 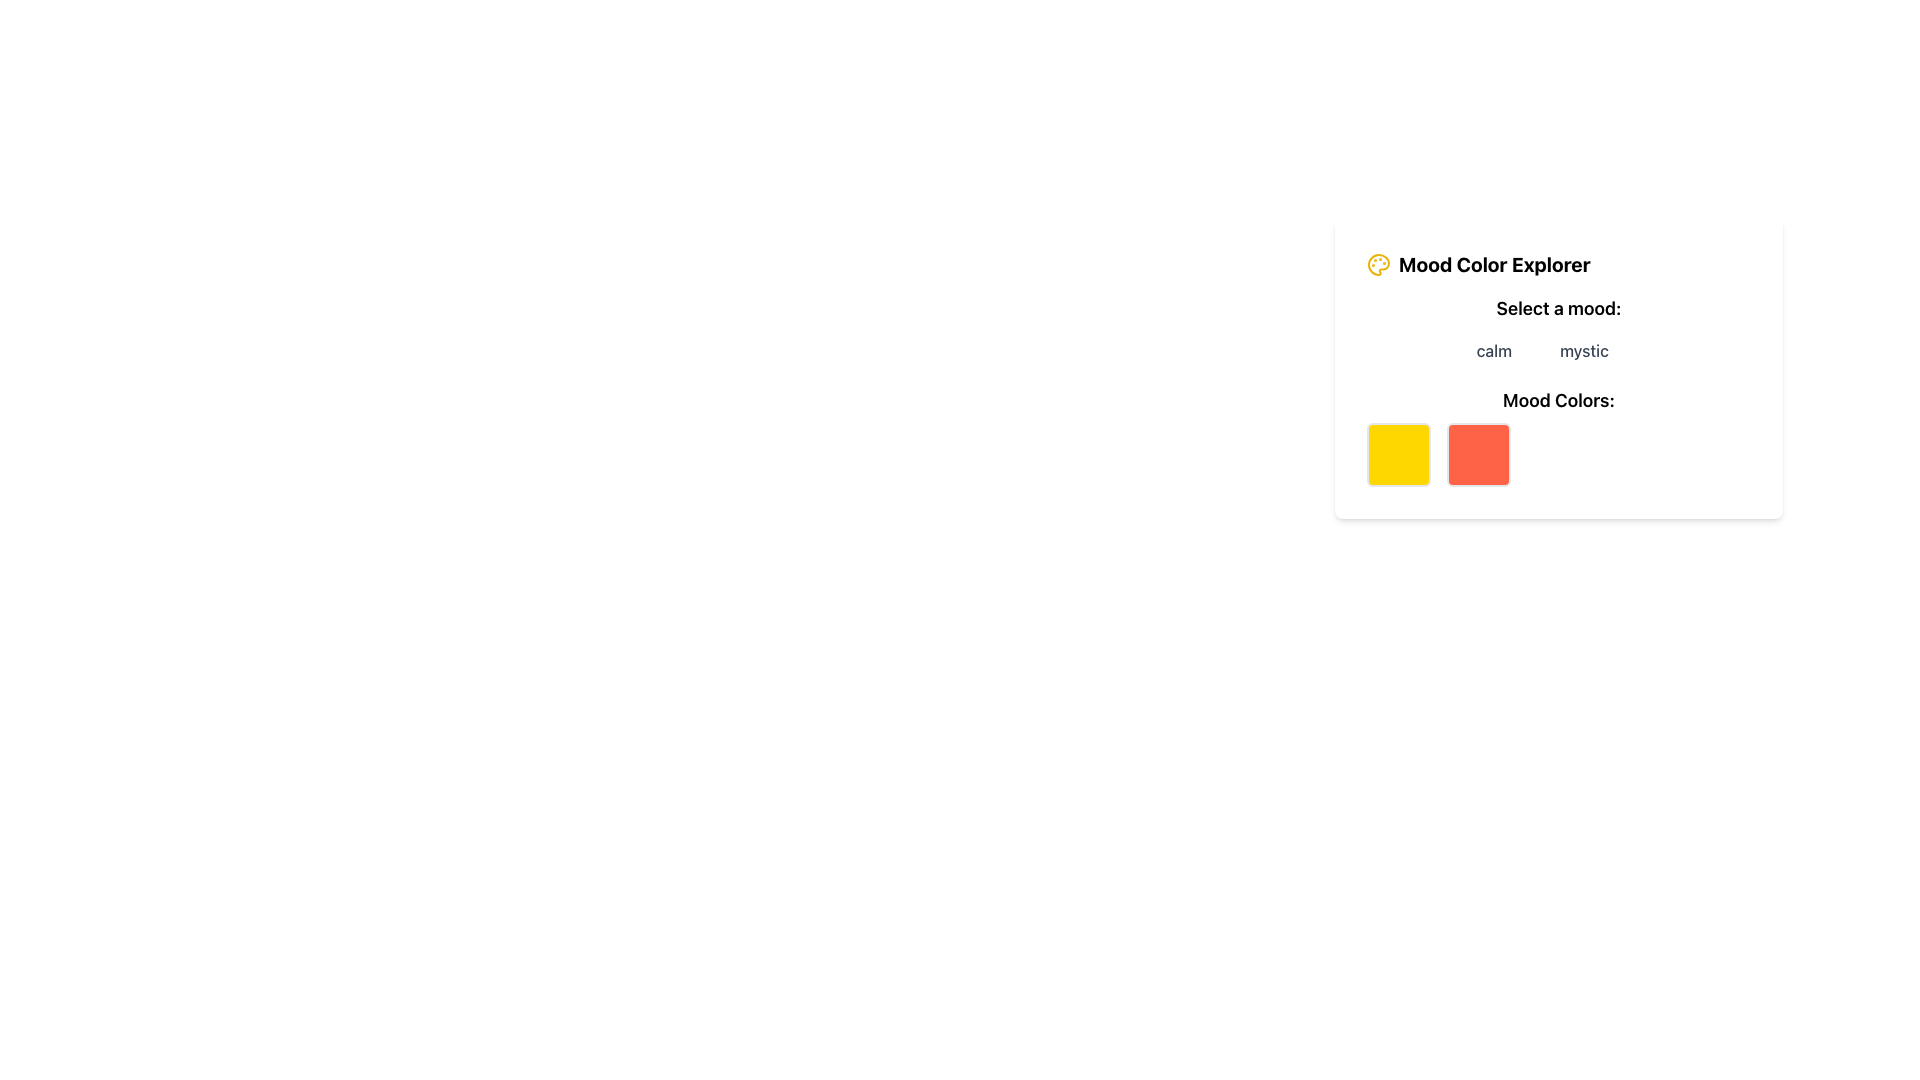 What do you see at coordinates (1494, 350) in the screenshot?
I see `the 'calm' button, which is pill-shaped with light gray background and darker gray text` at bounding box center [1494, 350].